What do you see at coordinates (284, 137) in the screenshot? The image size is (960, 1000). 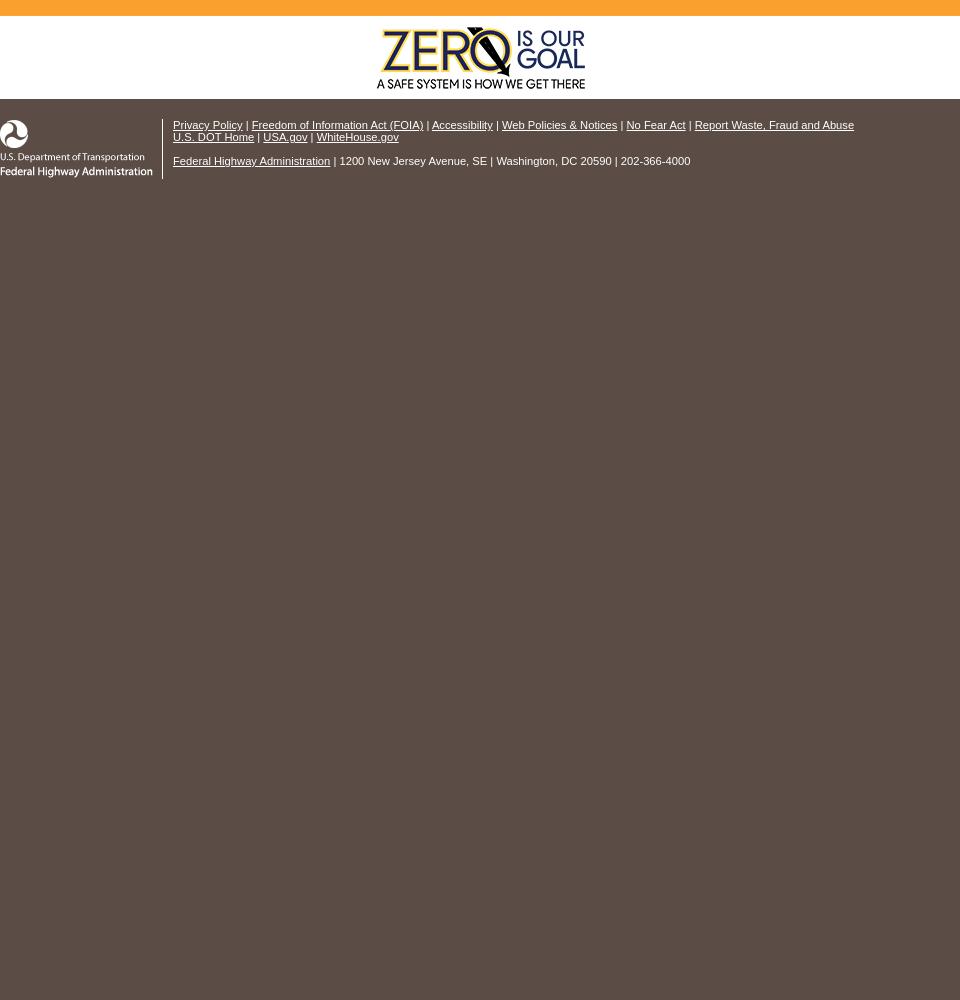 I see `'USA.gov'` at bounding box center [284, 137].